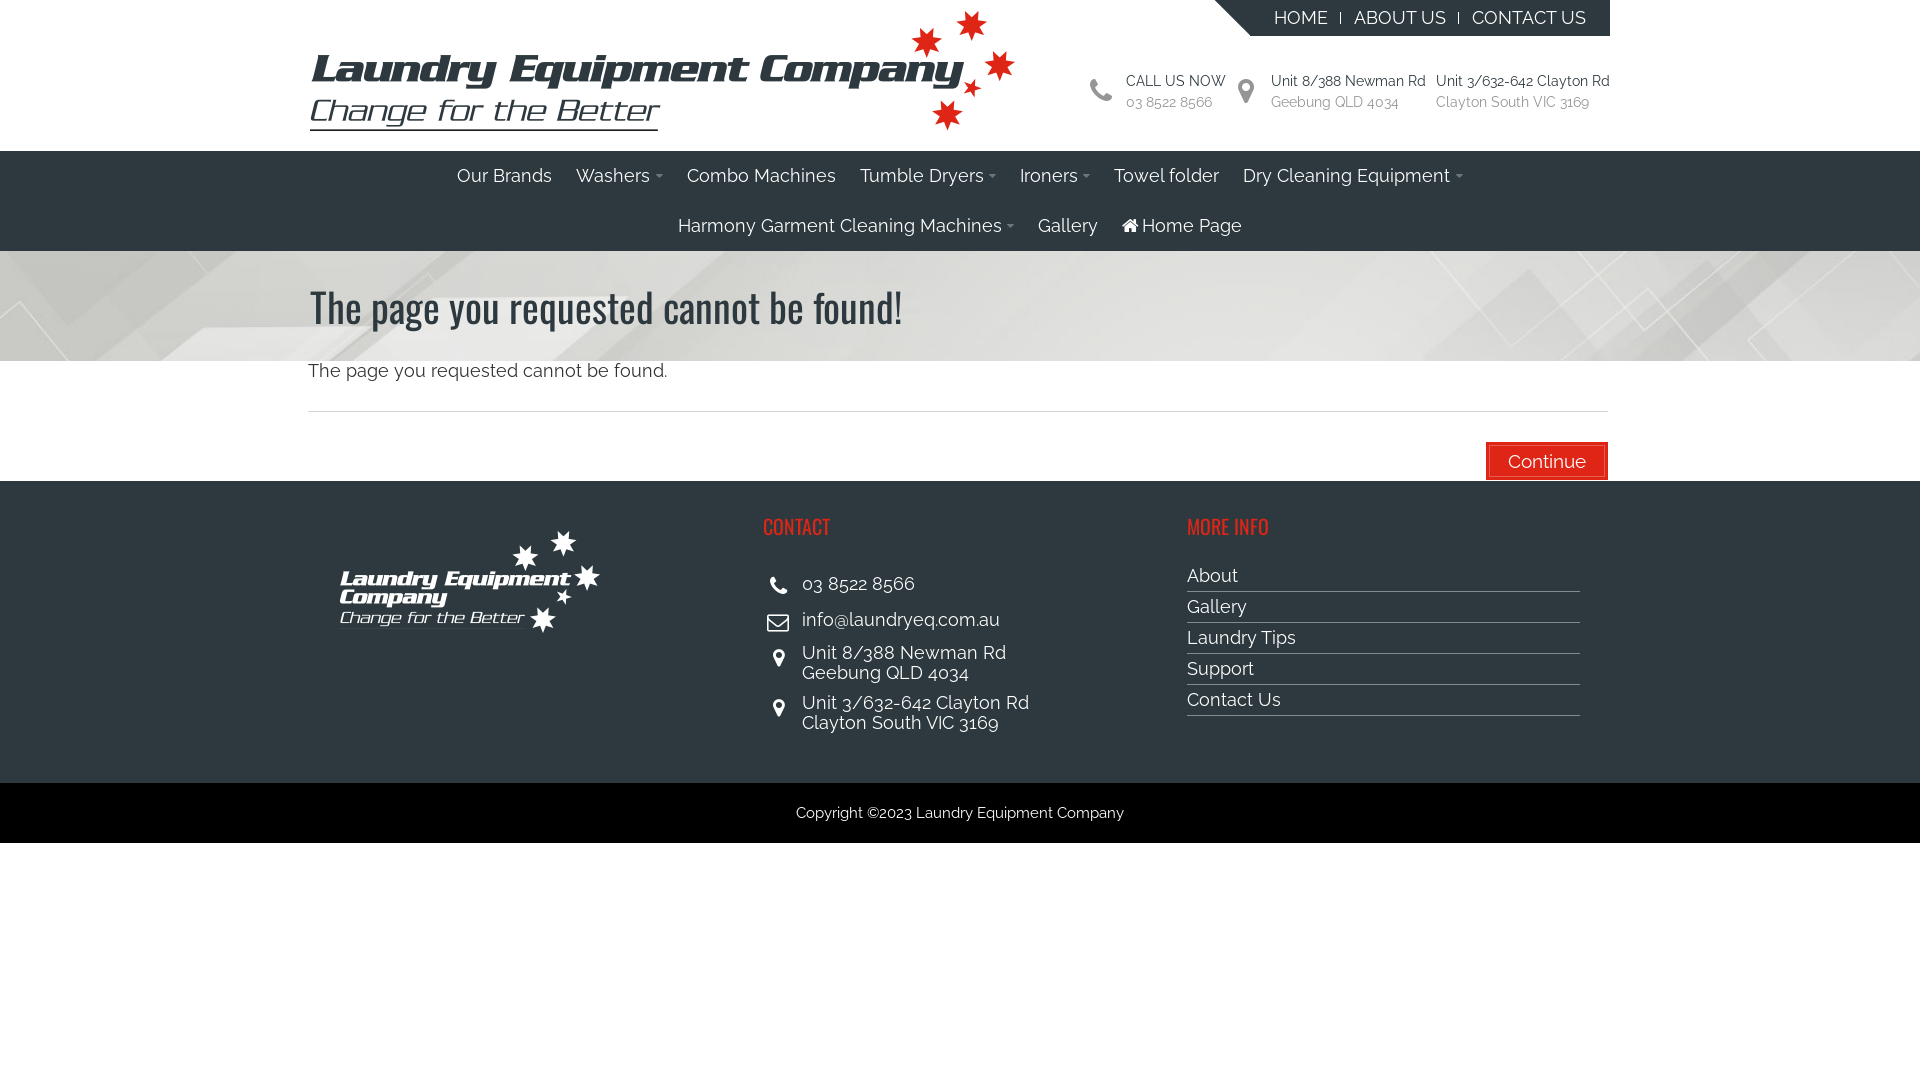  Describe the element at coordinates (1382, 576) in the screenshot. I see `'About'` at that location.